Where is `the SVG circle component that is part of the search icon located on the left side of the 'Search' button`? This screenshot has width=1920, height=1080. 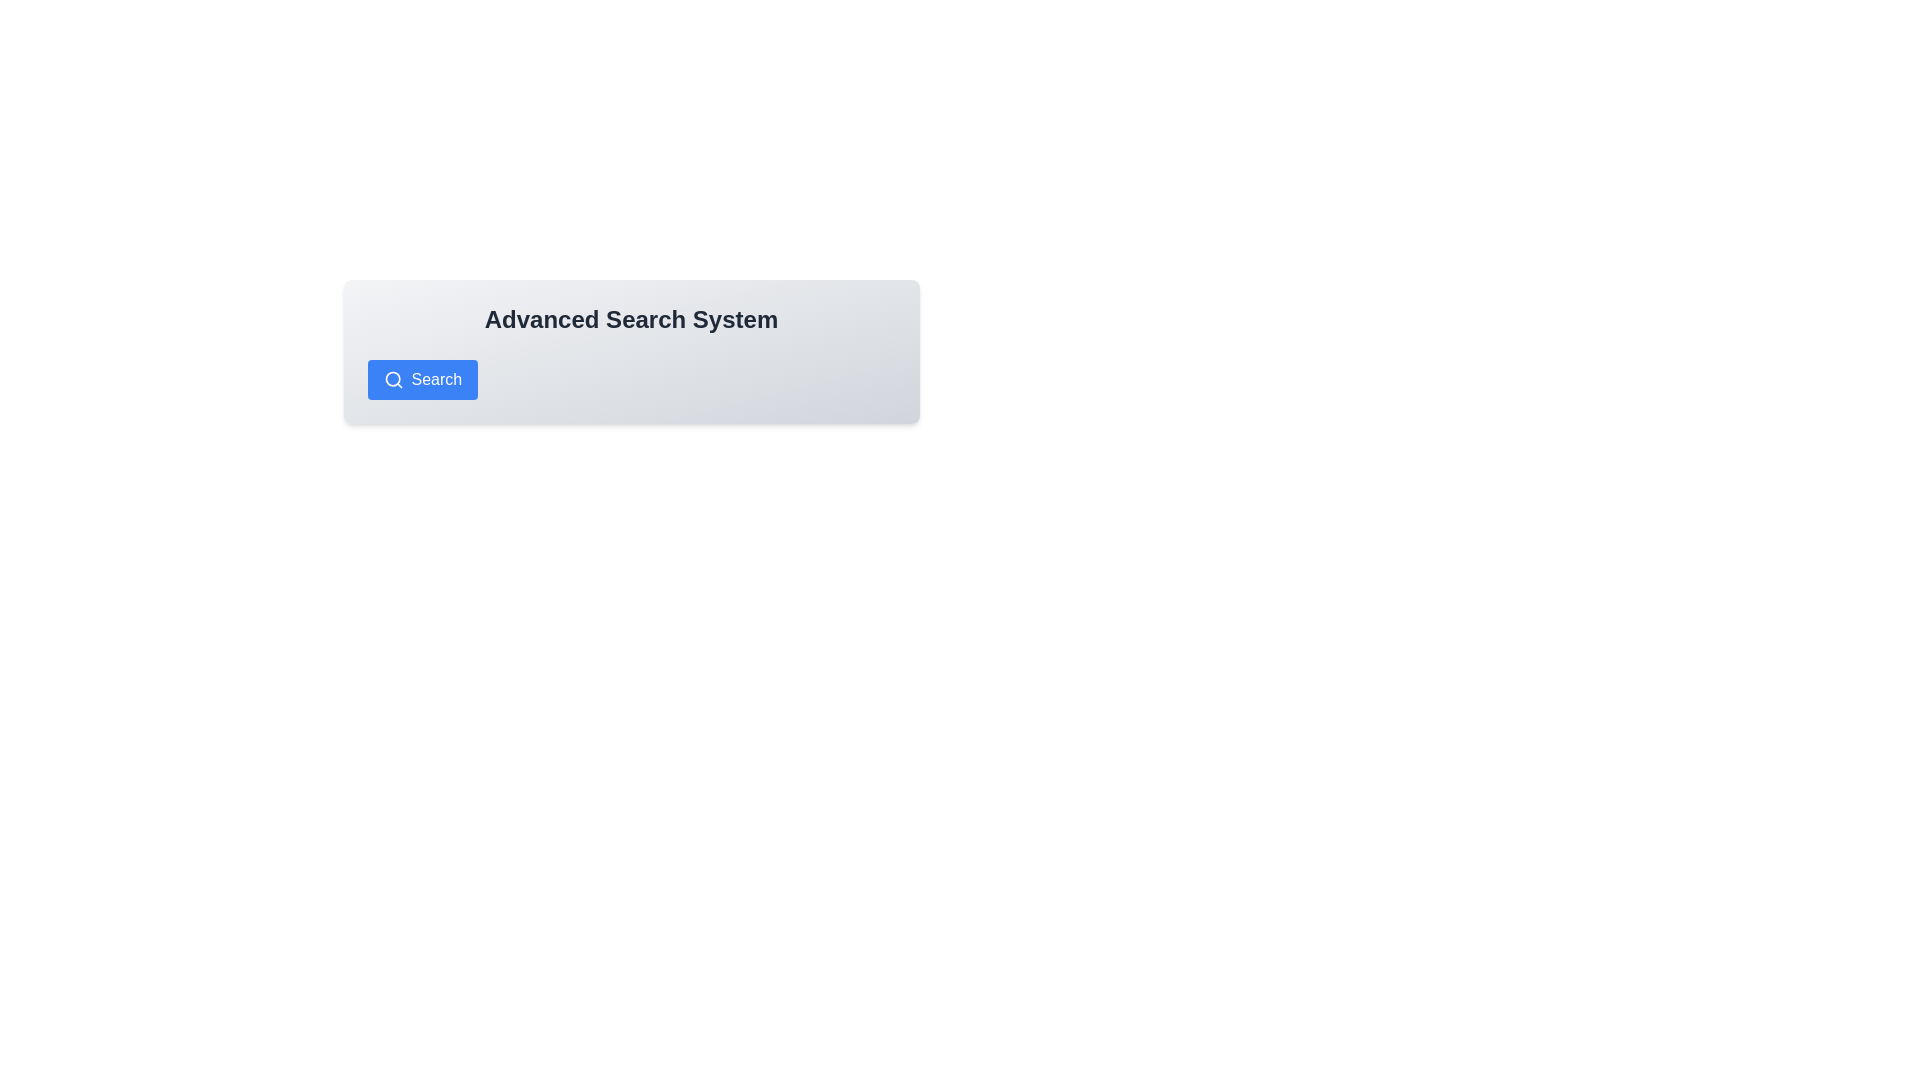
the SVG circle component that is part of the search icon located on the left side of the 'Search' button is located at coordinates (392, 379).